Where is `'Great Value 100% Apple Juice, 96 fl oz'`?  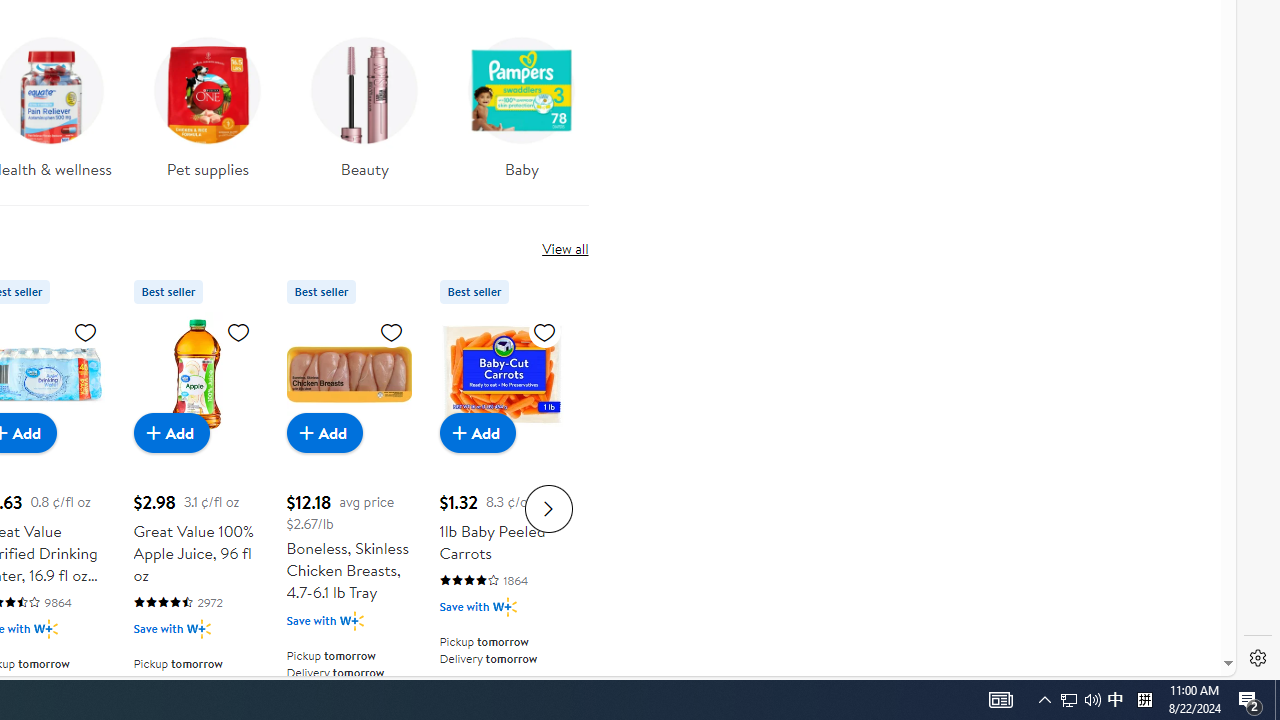 'Great Value 100% Apple Juice, 96 fl oz' is located at coordinates (195, 374).